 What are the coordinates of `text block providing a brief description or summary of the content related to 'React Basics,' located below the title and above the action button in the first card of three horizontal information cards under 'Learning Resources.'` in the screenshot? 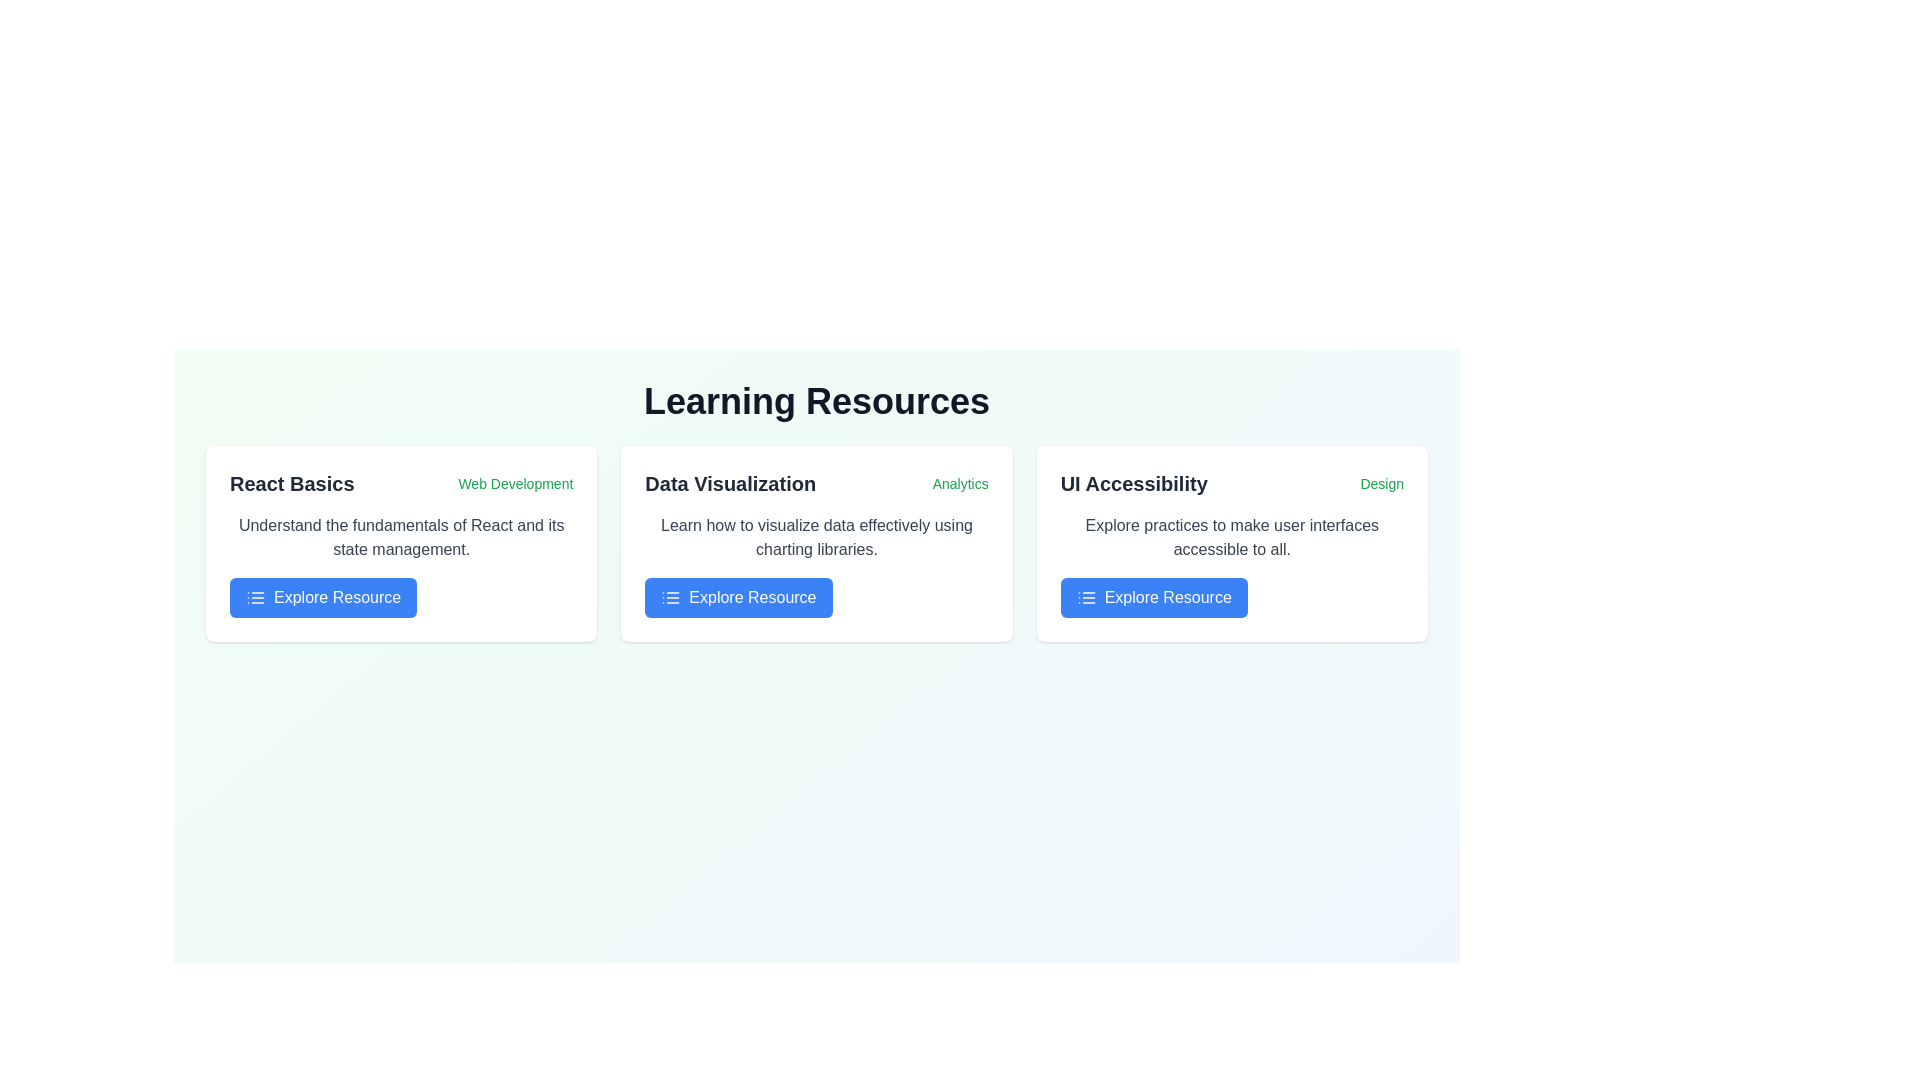 It's located at (400, 536).